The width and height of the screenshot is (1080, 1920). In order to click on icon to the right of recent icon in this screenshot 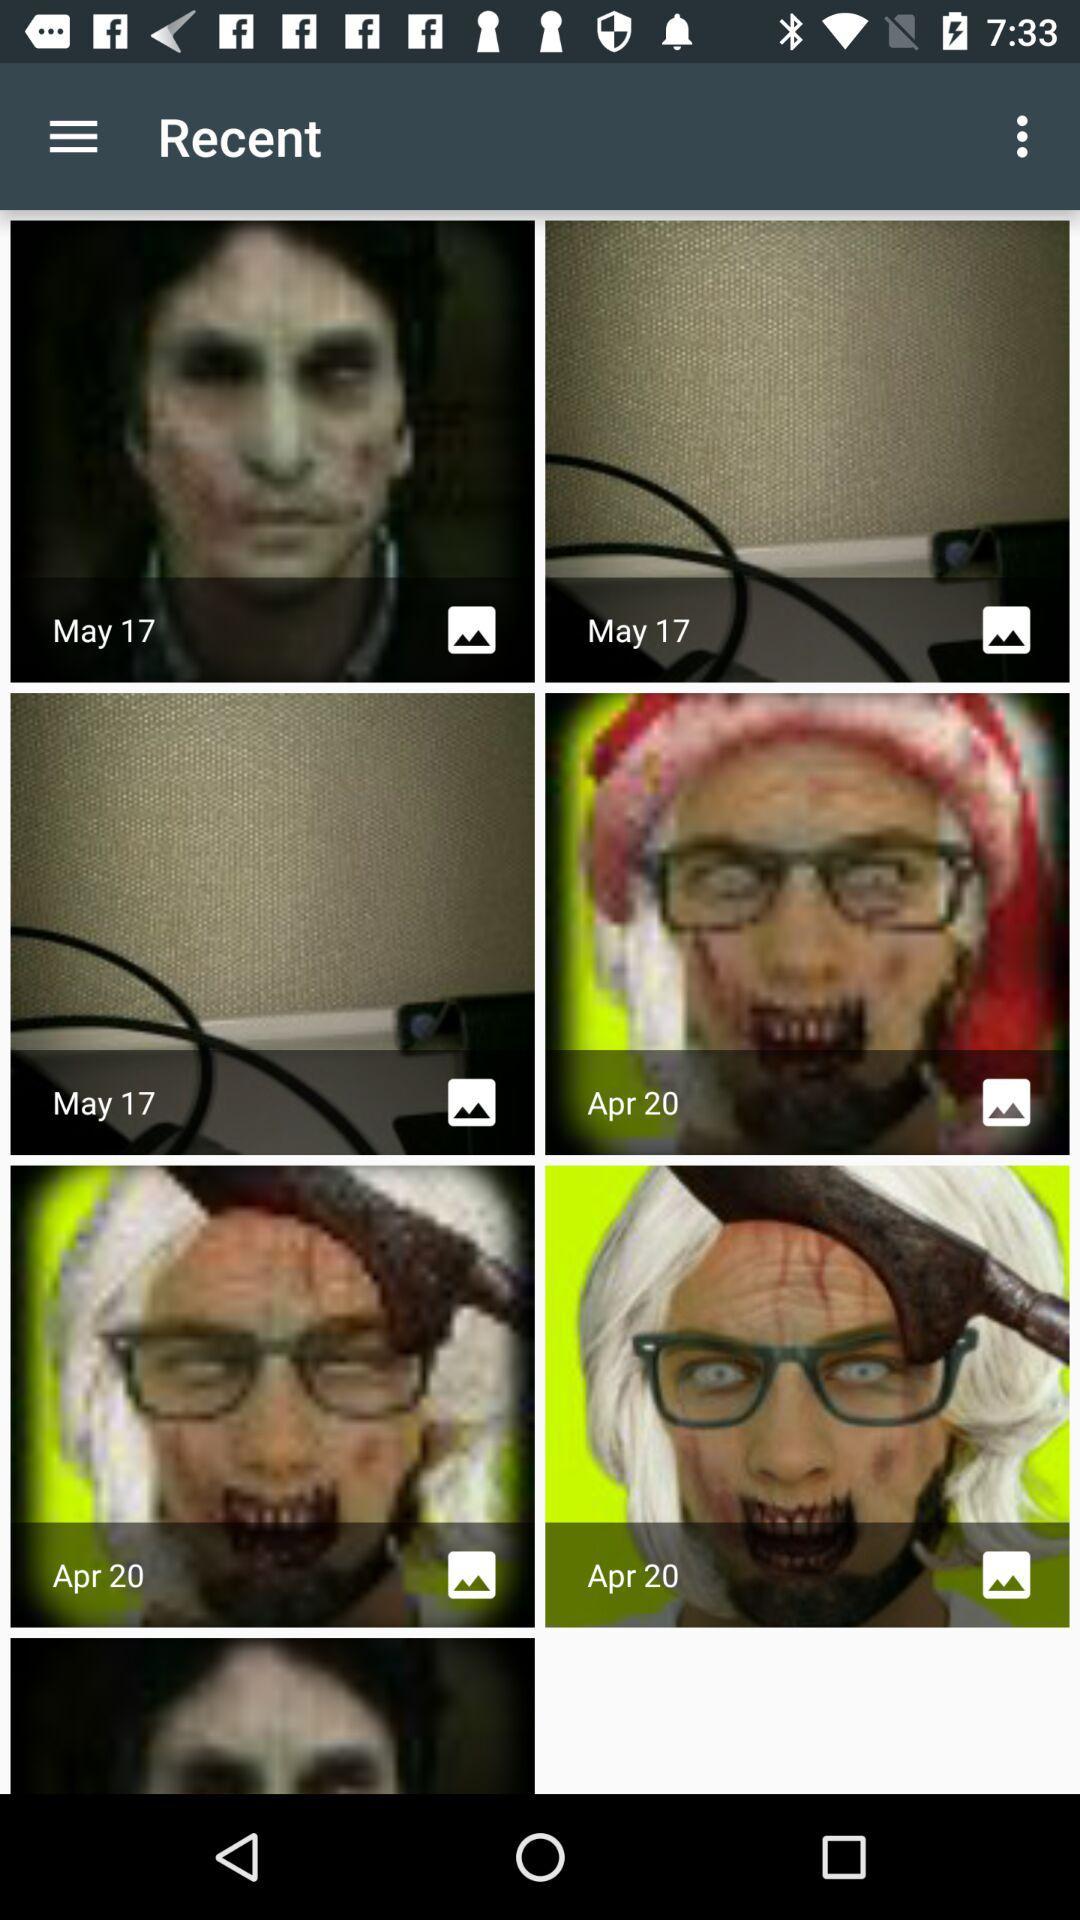, I will do `click(1027, 135)`.